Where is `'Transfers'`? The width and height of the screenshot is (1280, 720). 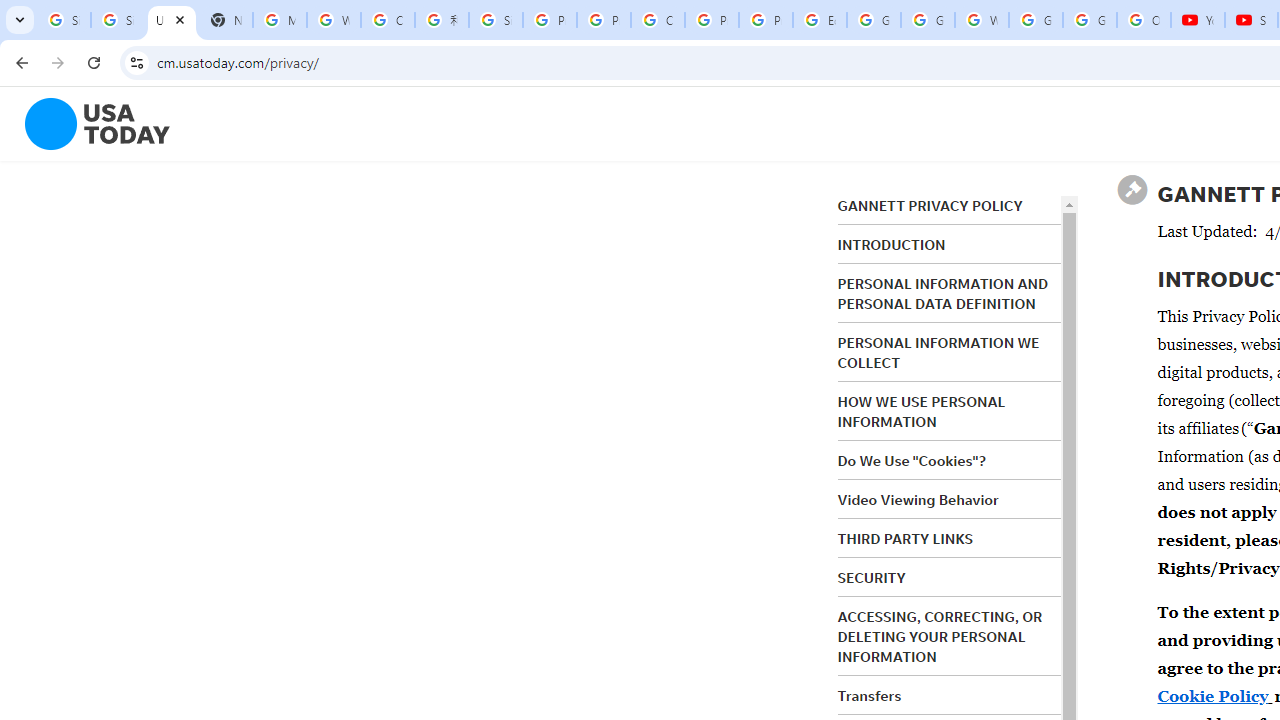
'Transfers' is located at coordinates (869, 694).